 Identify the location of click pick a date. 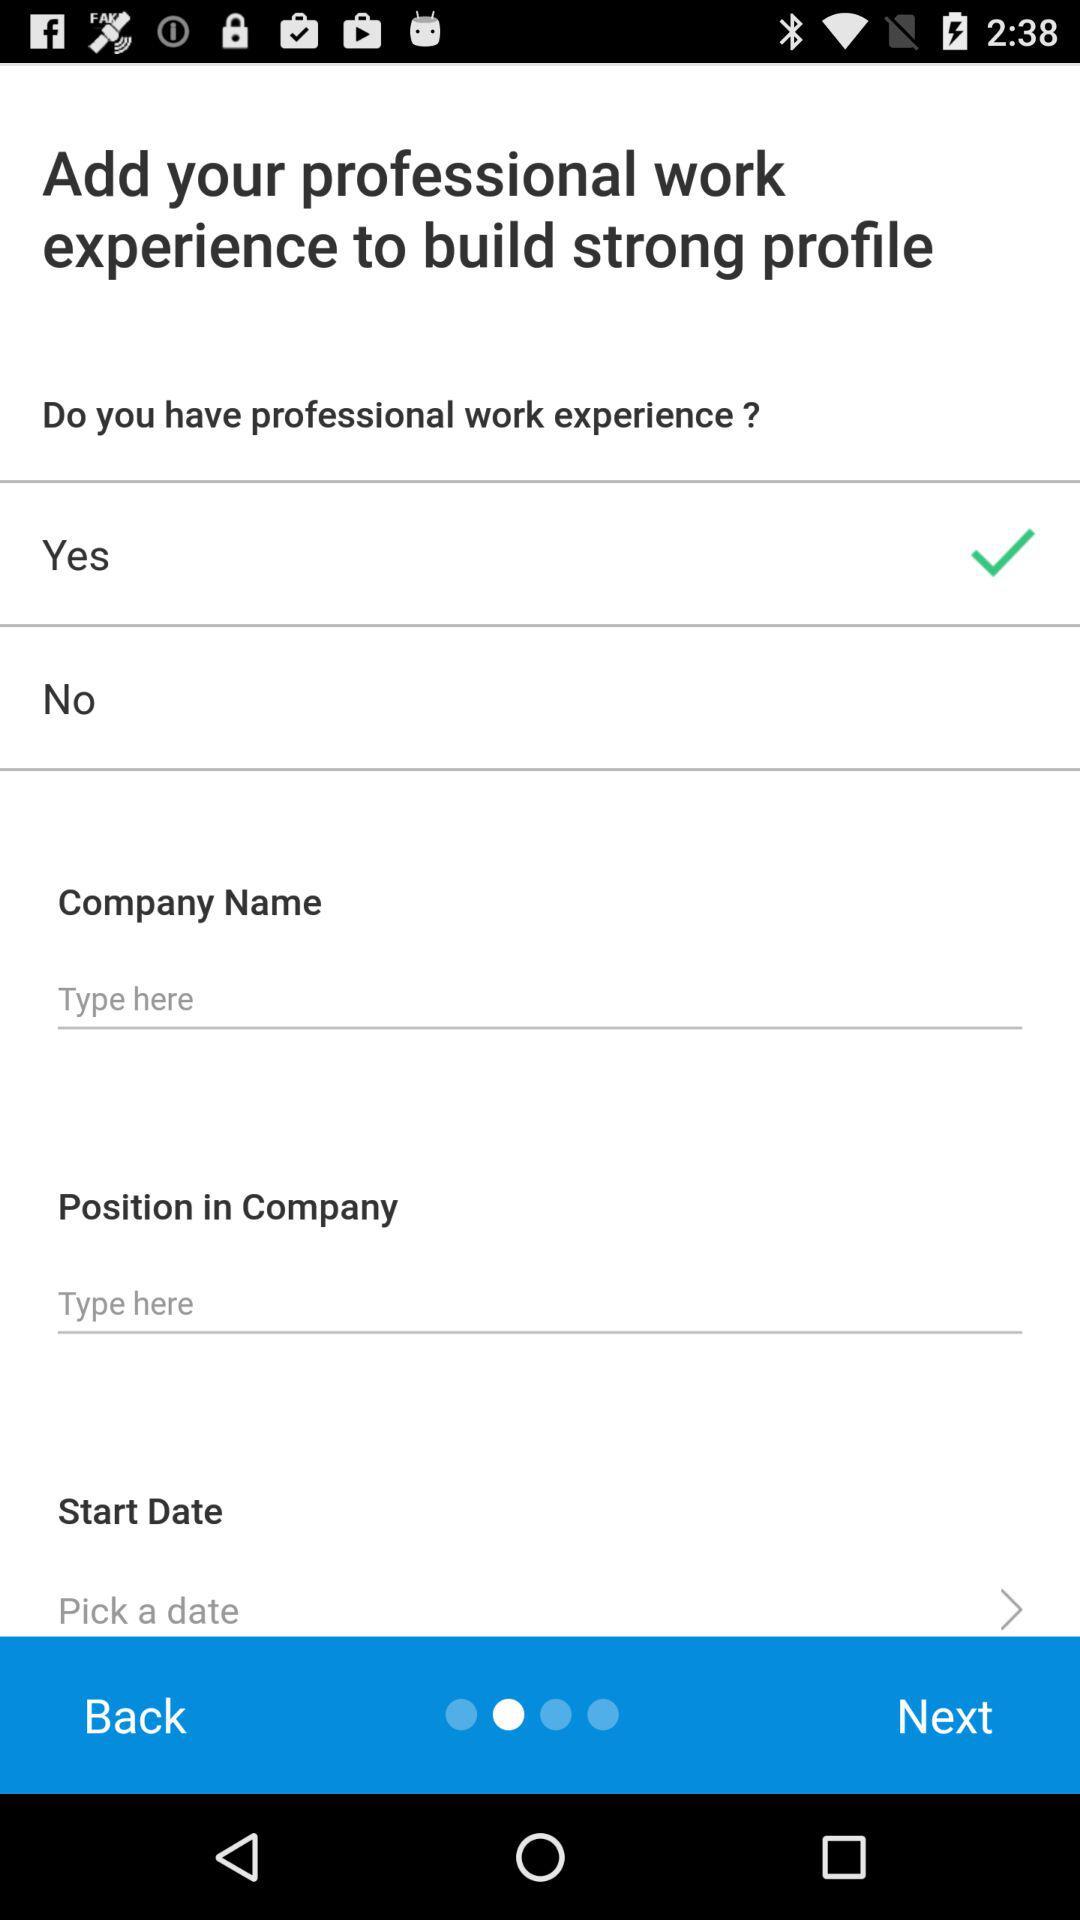
(540, 1601).